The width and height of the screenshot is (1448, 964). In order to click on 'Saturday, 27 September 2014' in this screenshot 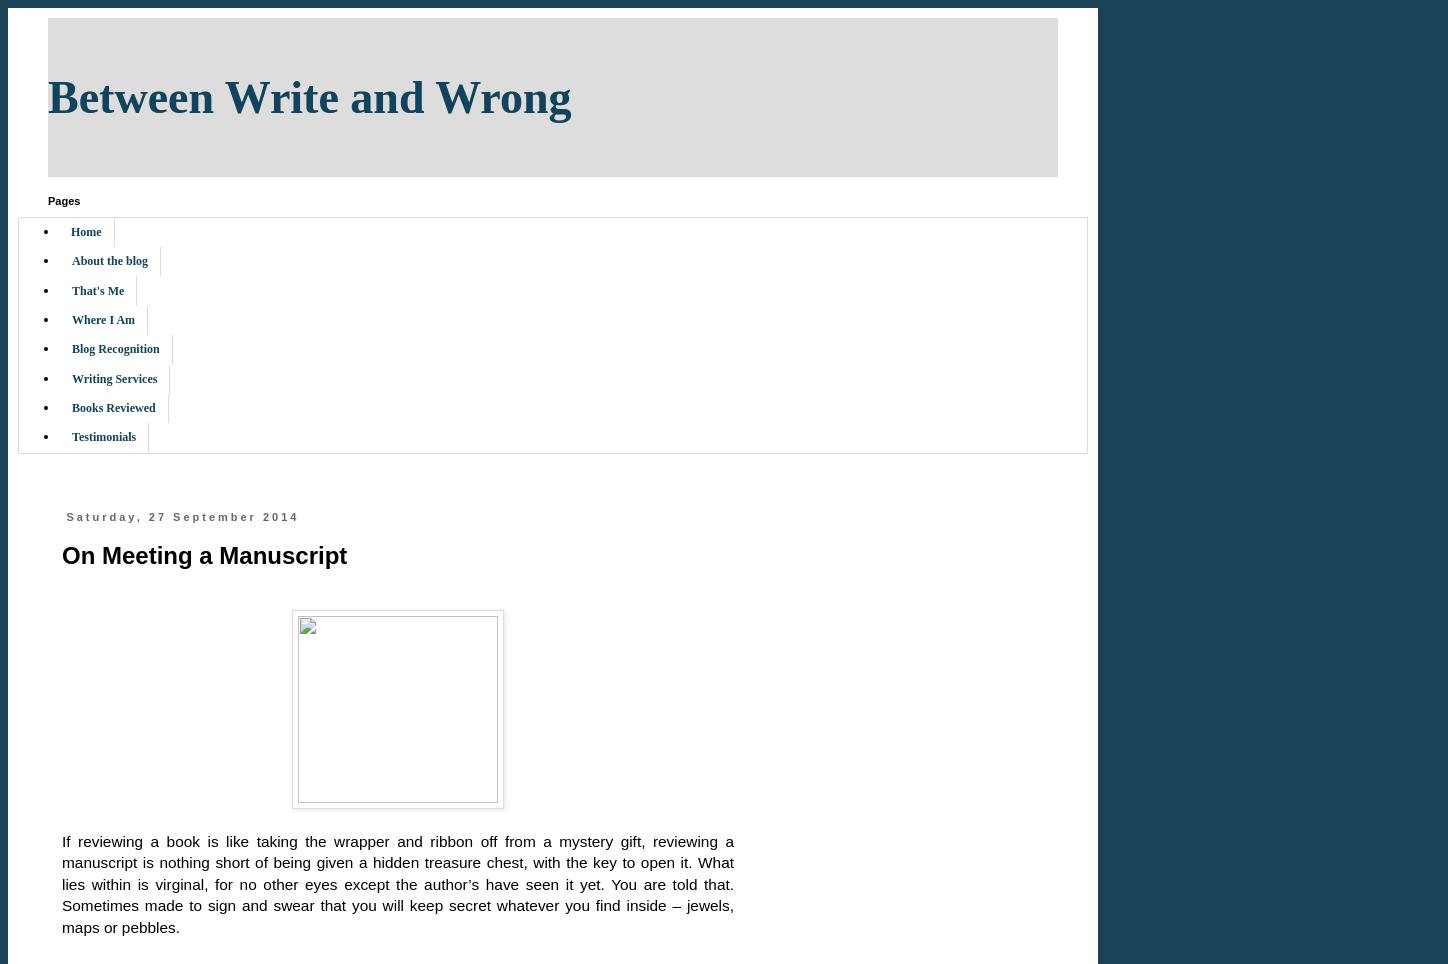, I will do `click(182, 515)`.